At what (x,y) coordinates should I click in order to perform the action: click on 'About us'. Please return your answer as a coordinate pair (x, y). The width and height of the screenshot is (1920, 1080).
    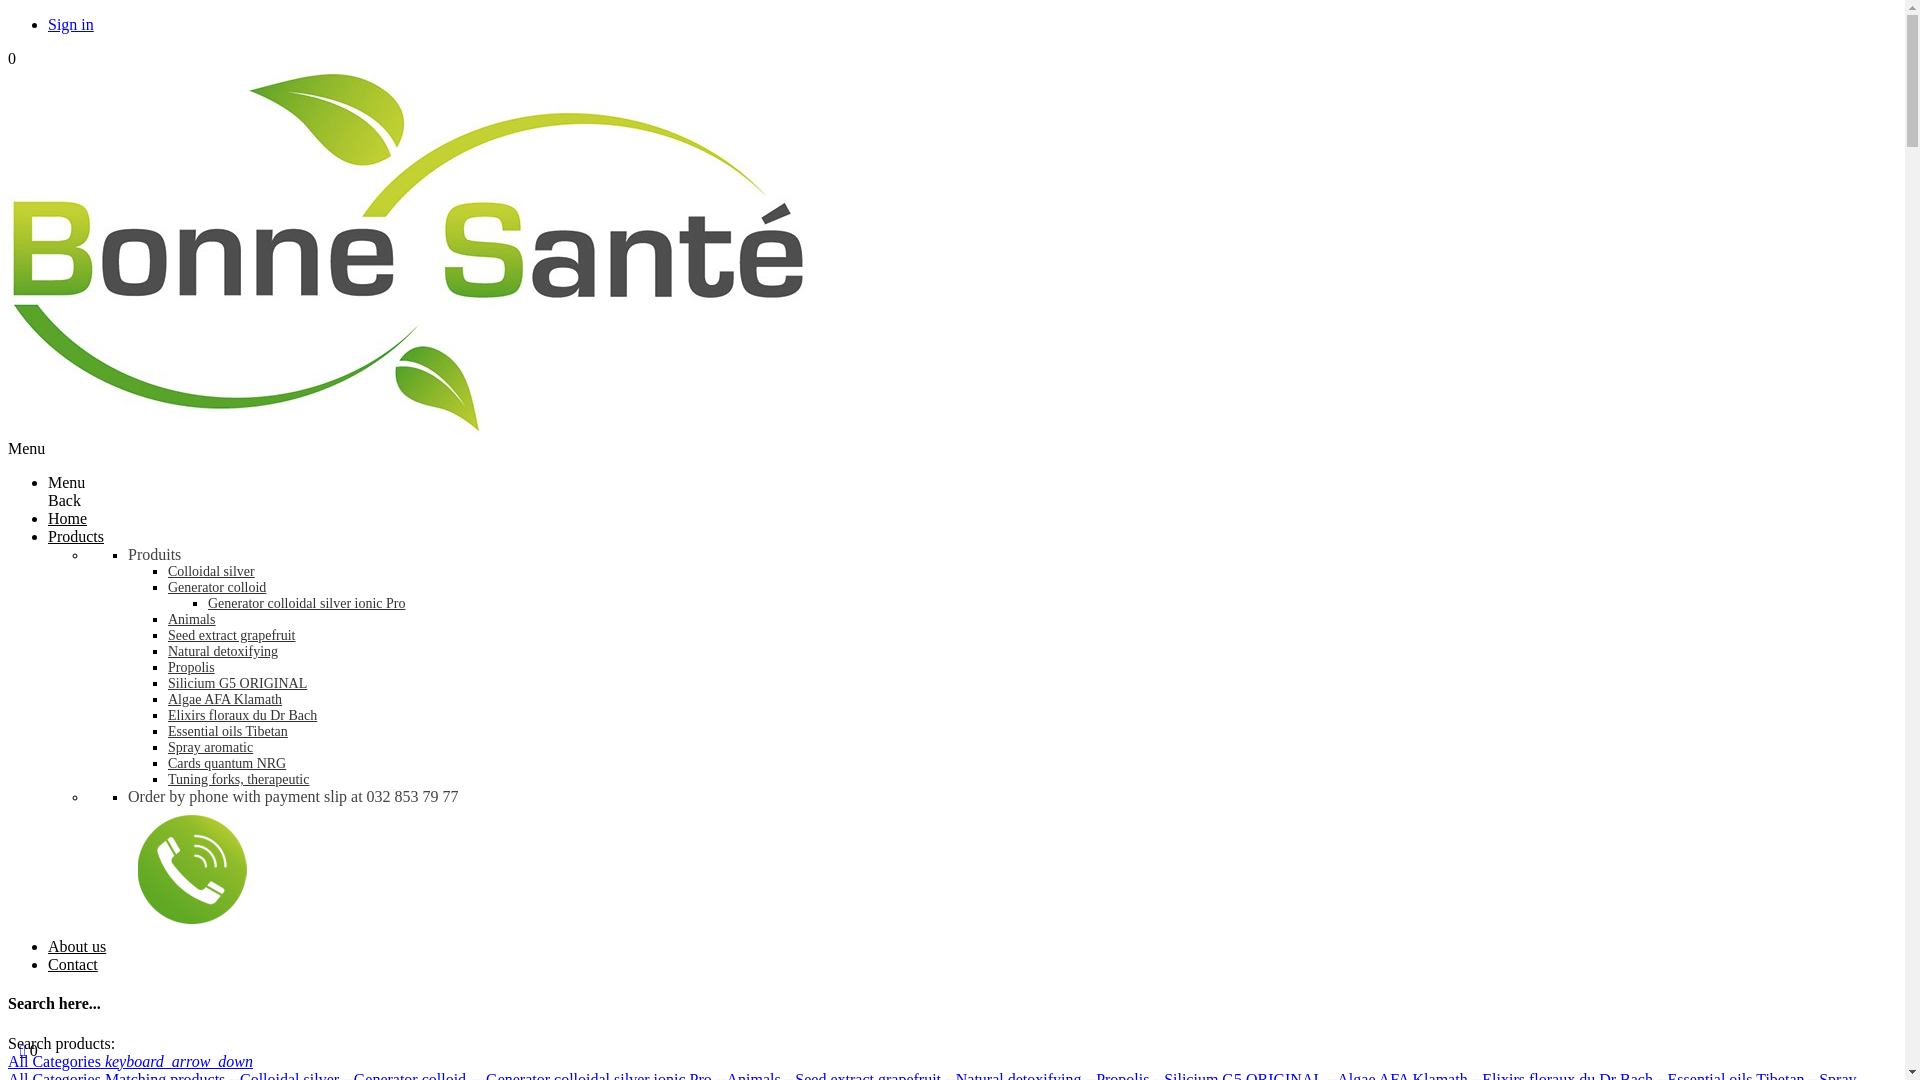
    Looking at the image, I should click on (76, 945).